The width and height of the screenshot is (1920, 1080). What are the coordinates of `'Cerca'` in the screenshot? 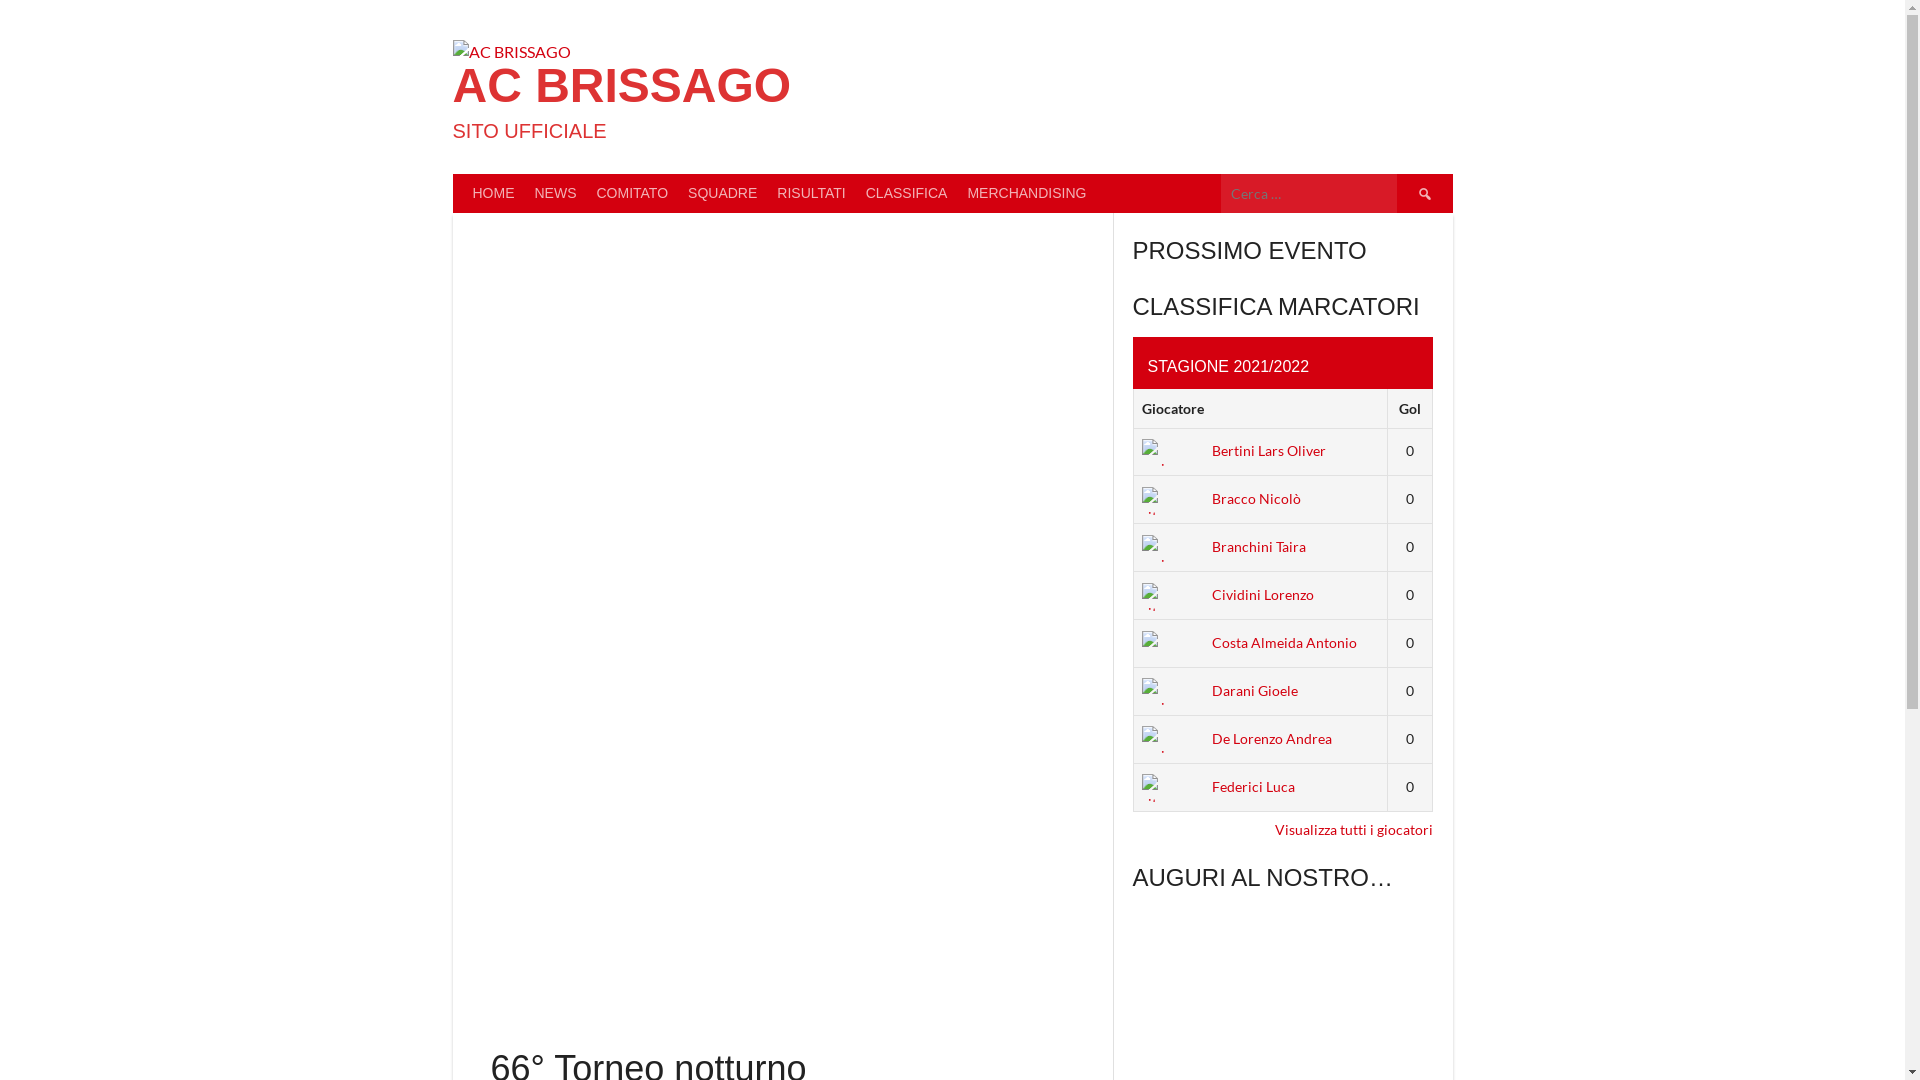 It's located at (1395, 193).